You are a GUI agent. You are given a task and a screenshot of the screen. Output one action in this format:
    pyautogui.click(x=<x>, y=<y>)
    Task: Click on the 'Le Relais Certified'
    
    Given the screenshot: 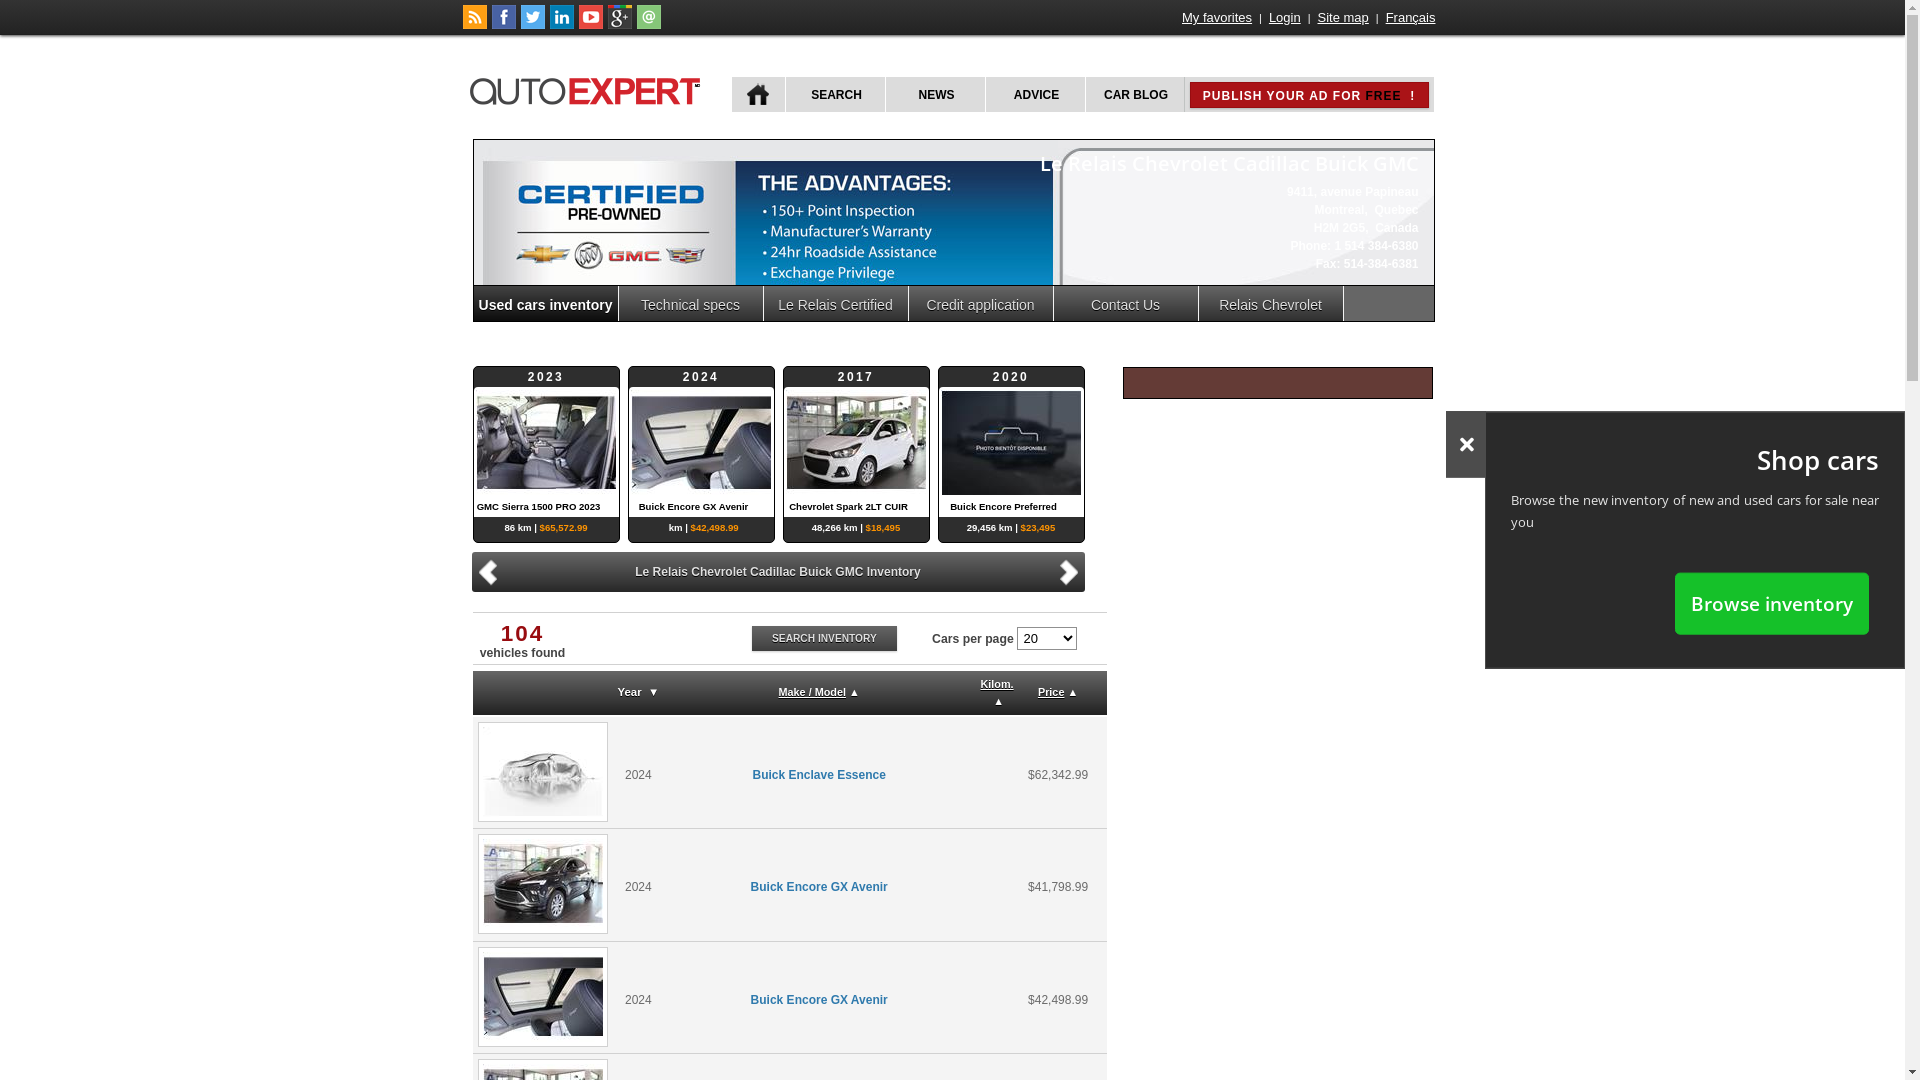 What is the action you would take?
    pyautogui.click(x=836, y=303)
    